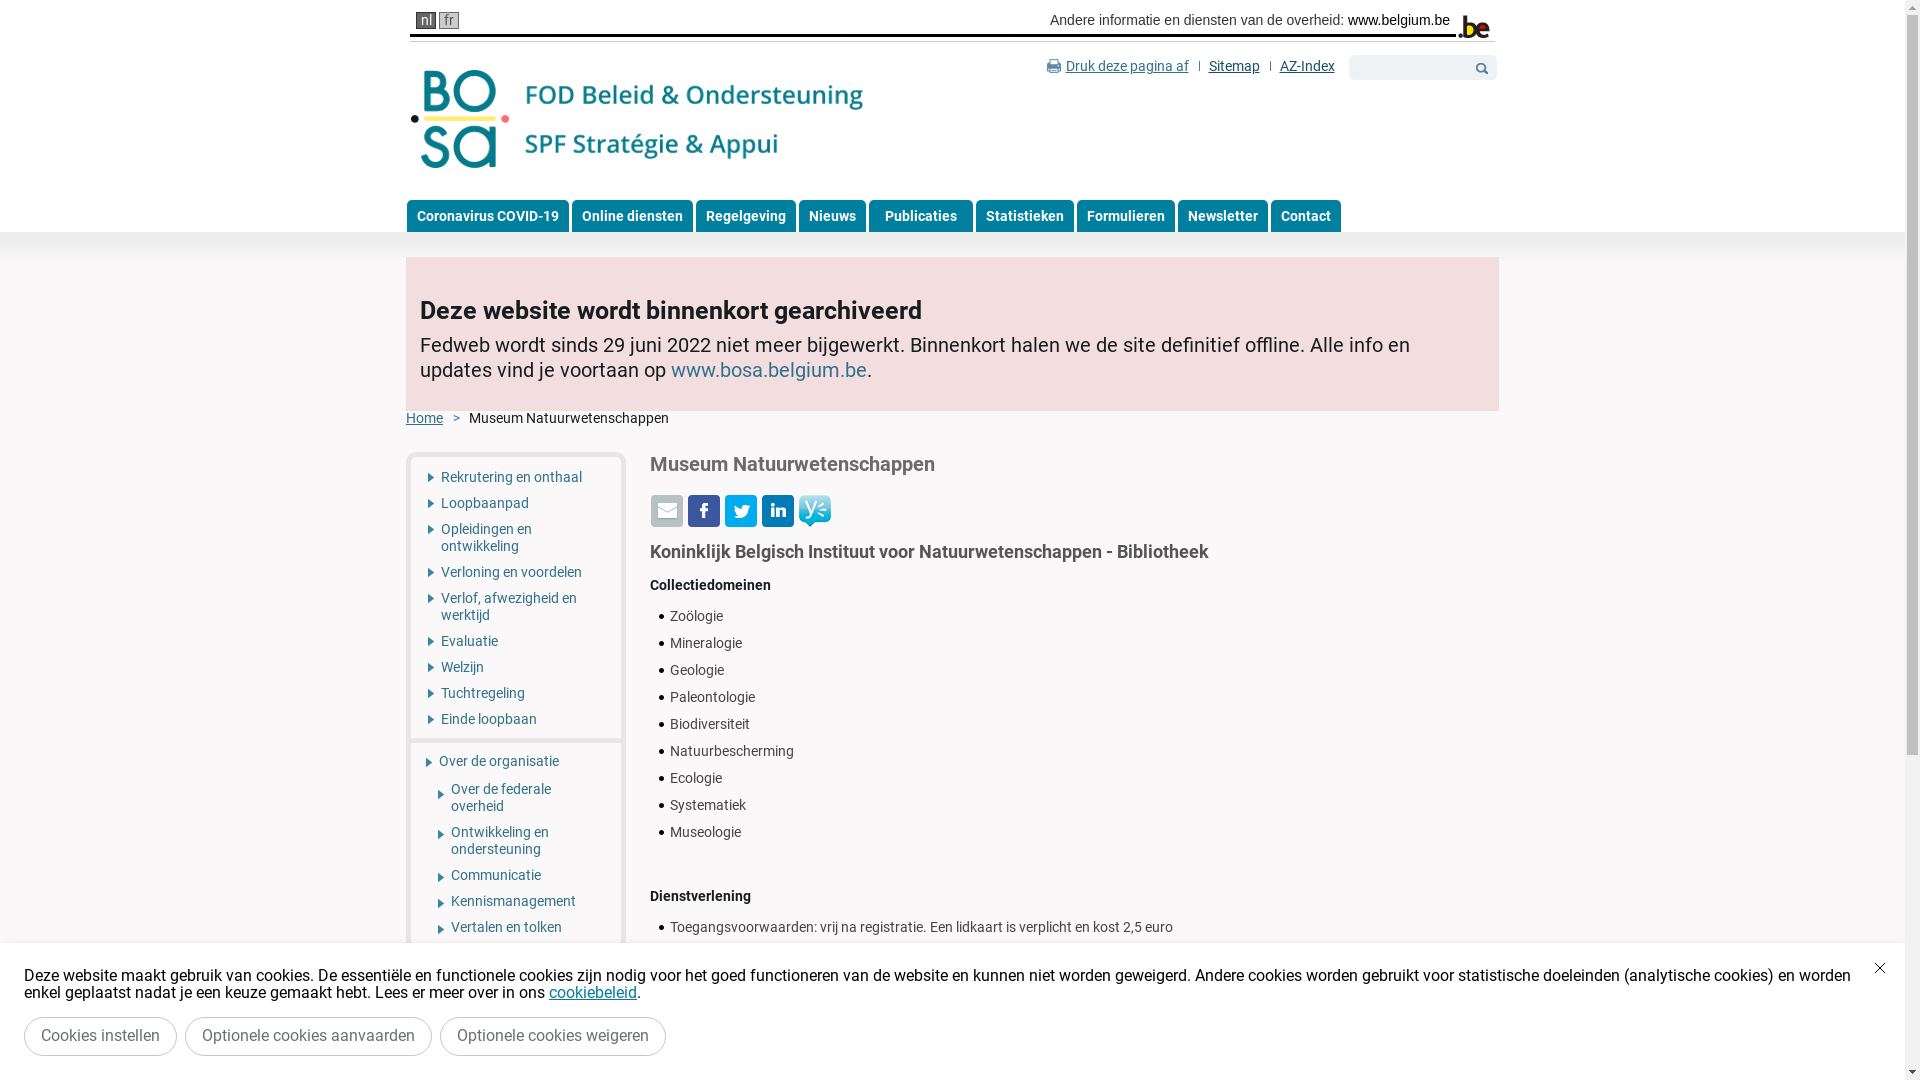  Describe the element at coordinates (1116, 64) in the screenshot. I see `'Druk deze pagina af'` at that location.